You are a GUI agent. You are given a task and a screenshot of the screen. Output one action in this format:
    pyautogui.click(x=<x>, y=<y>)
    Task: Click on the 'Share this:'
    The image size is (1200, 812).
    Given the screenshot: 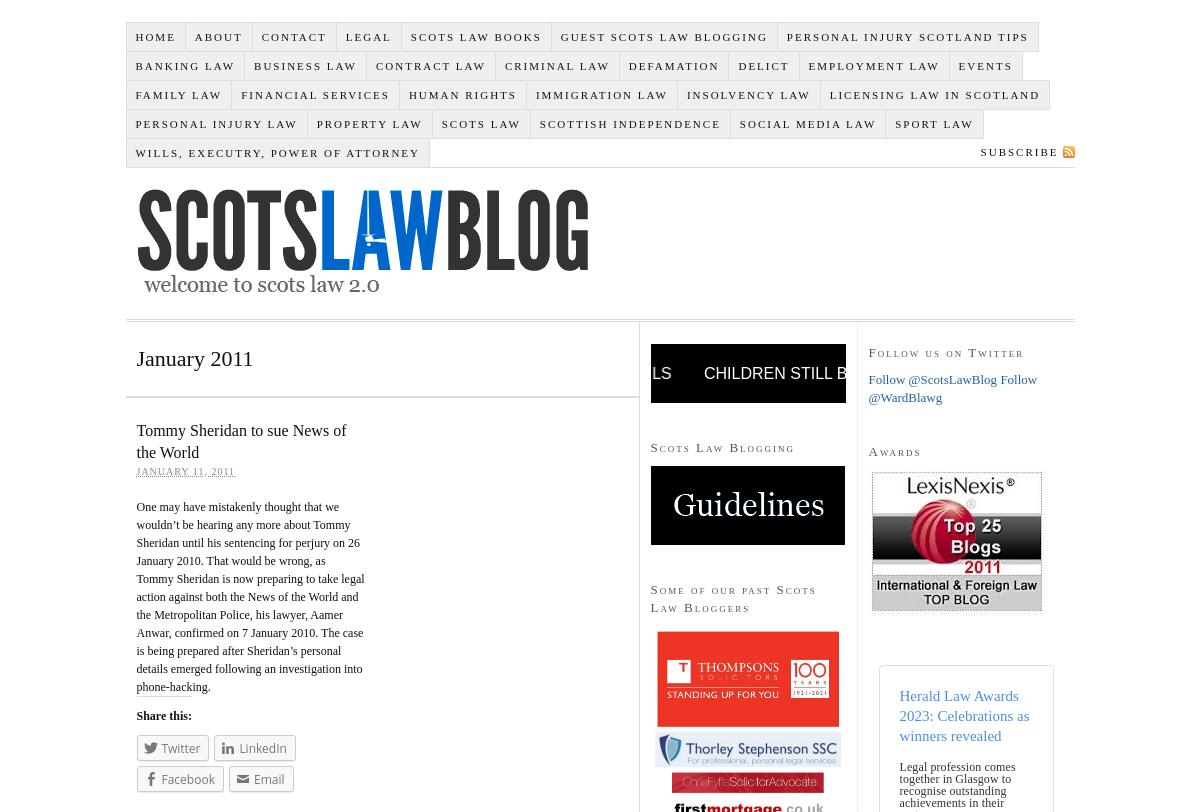 What is the action you would take?
    pyautogui.click(x=135, y=714)
    